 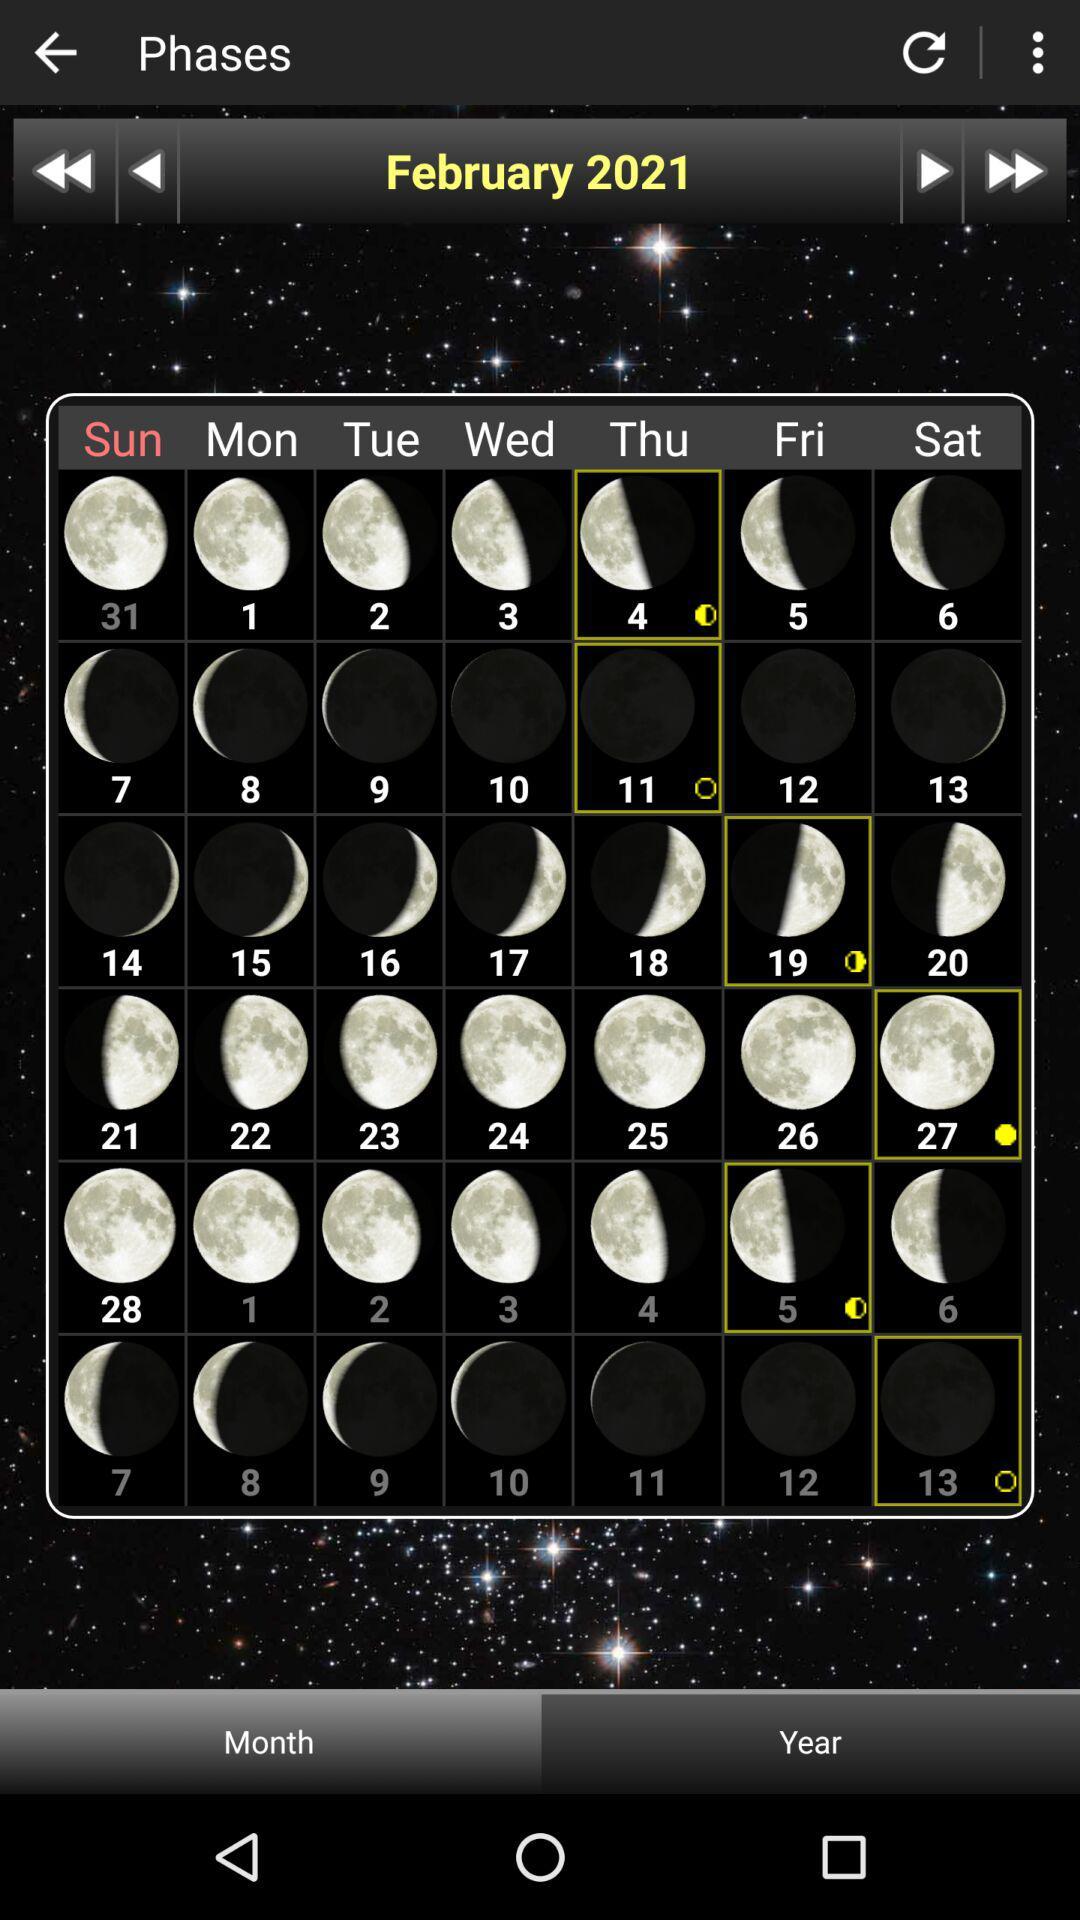 What do you see at coordinates (932, 171) in the screenshot?
I see `the icon under the reload option` at bounding box center [932, 171].